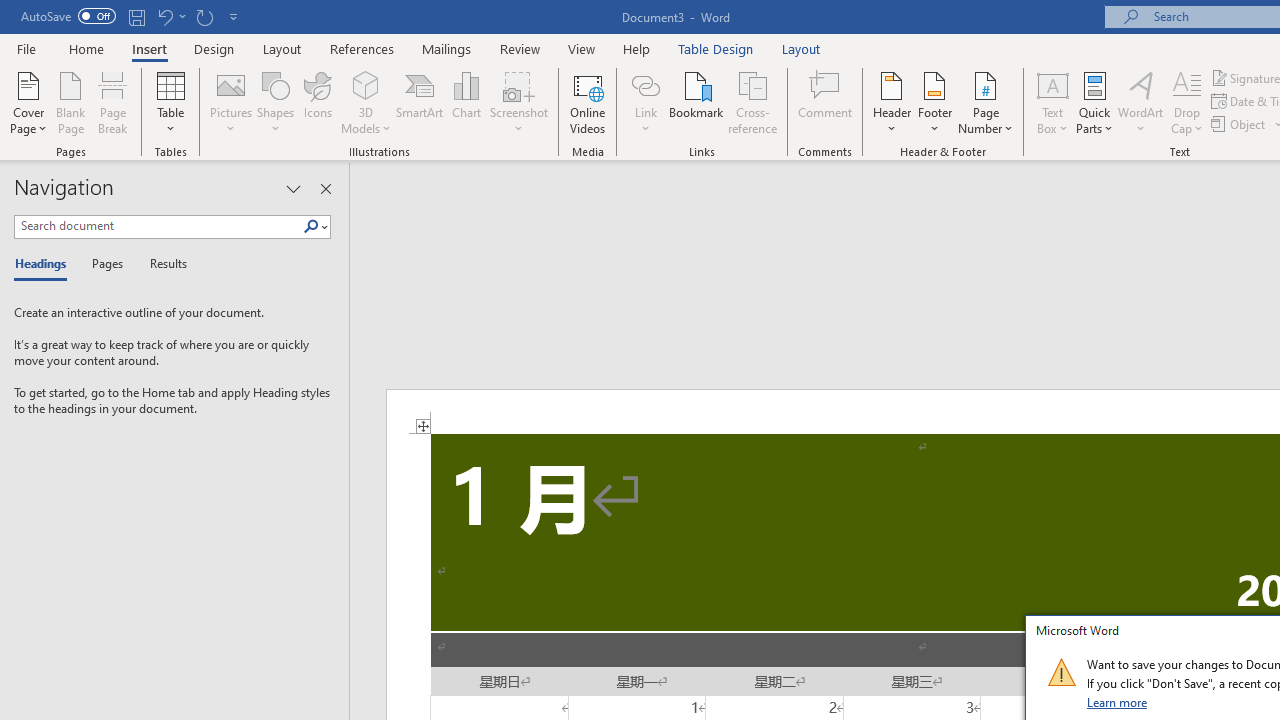  I want to click on 'Quick Parts', so click(1094, 103).